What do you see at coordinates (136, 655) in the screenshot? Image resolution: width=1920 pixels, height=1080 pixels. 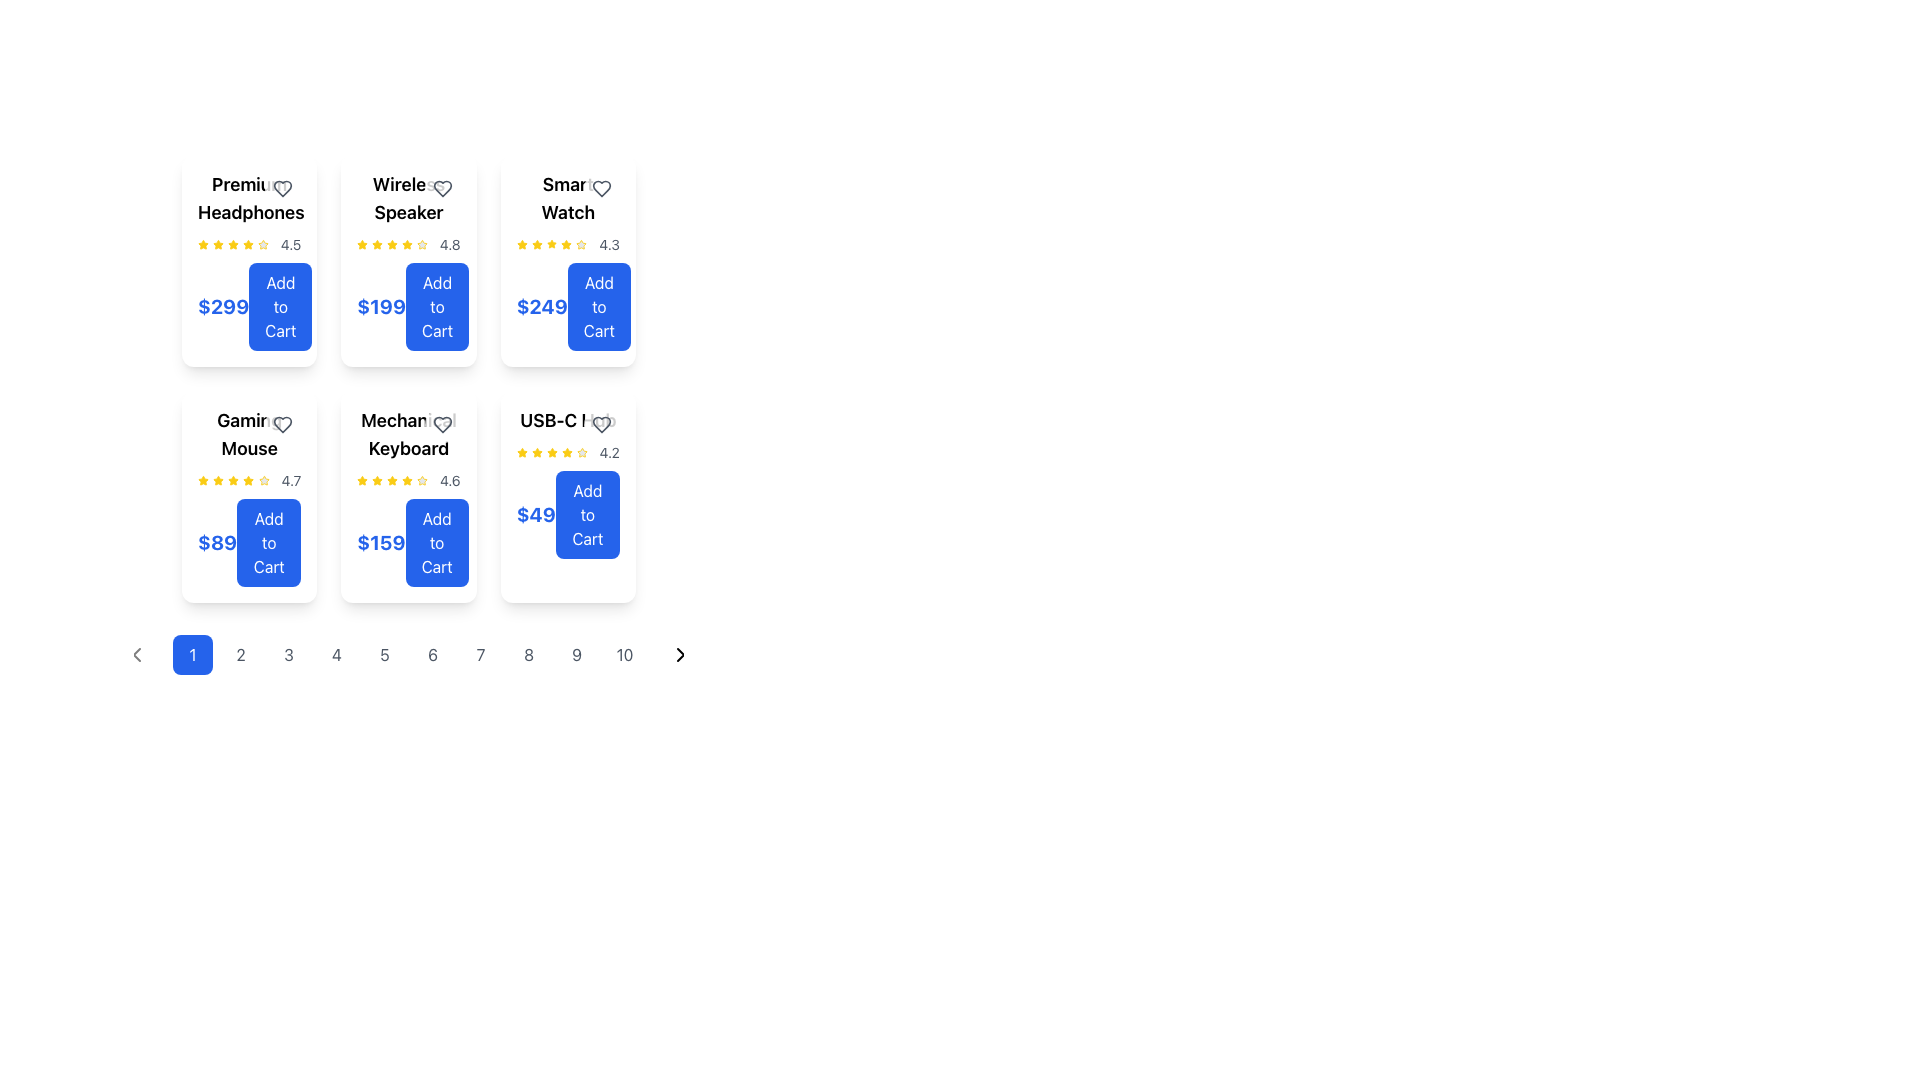 I see `the leftward chevron icon located in the bottom-left navigation bar` at bounding box center [136, 655].